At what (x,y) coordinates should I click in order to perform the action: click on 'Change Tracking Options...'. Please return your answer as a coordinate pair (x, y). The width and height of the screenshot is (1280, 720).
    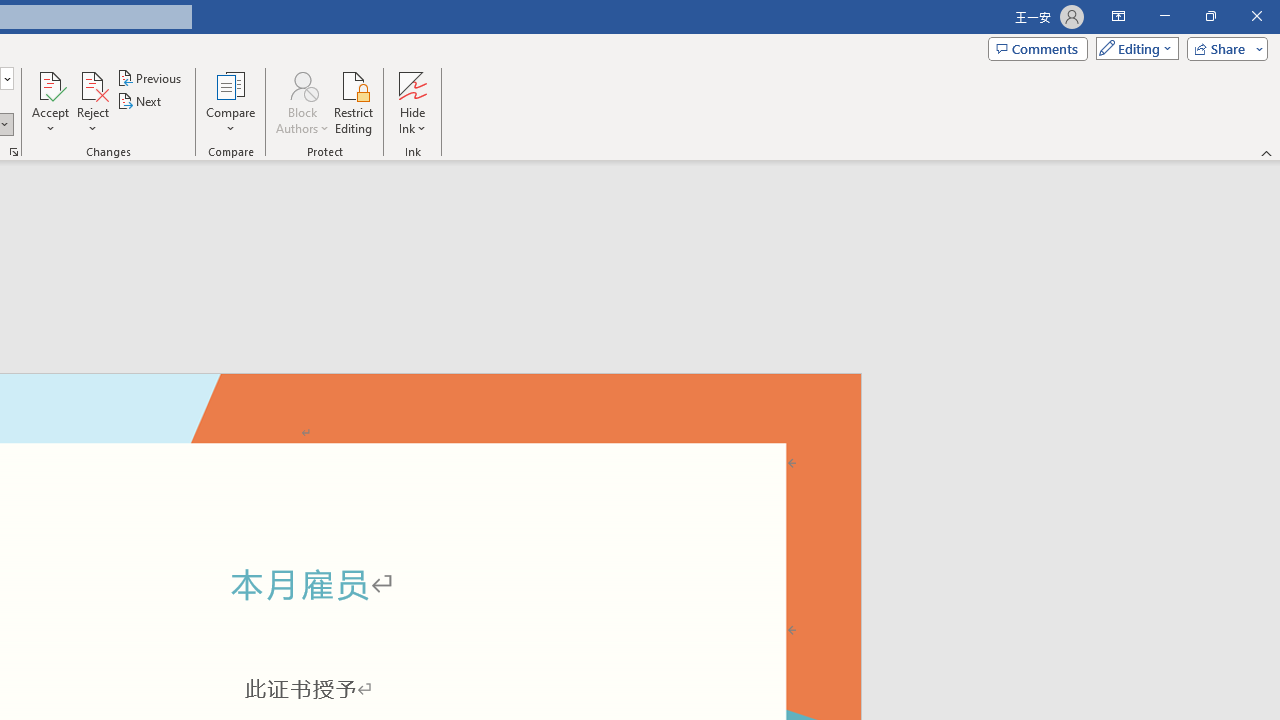
    Looking at the image, I should click on (14, 150).